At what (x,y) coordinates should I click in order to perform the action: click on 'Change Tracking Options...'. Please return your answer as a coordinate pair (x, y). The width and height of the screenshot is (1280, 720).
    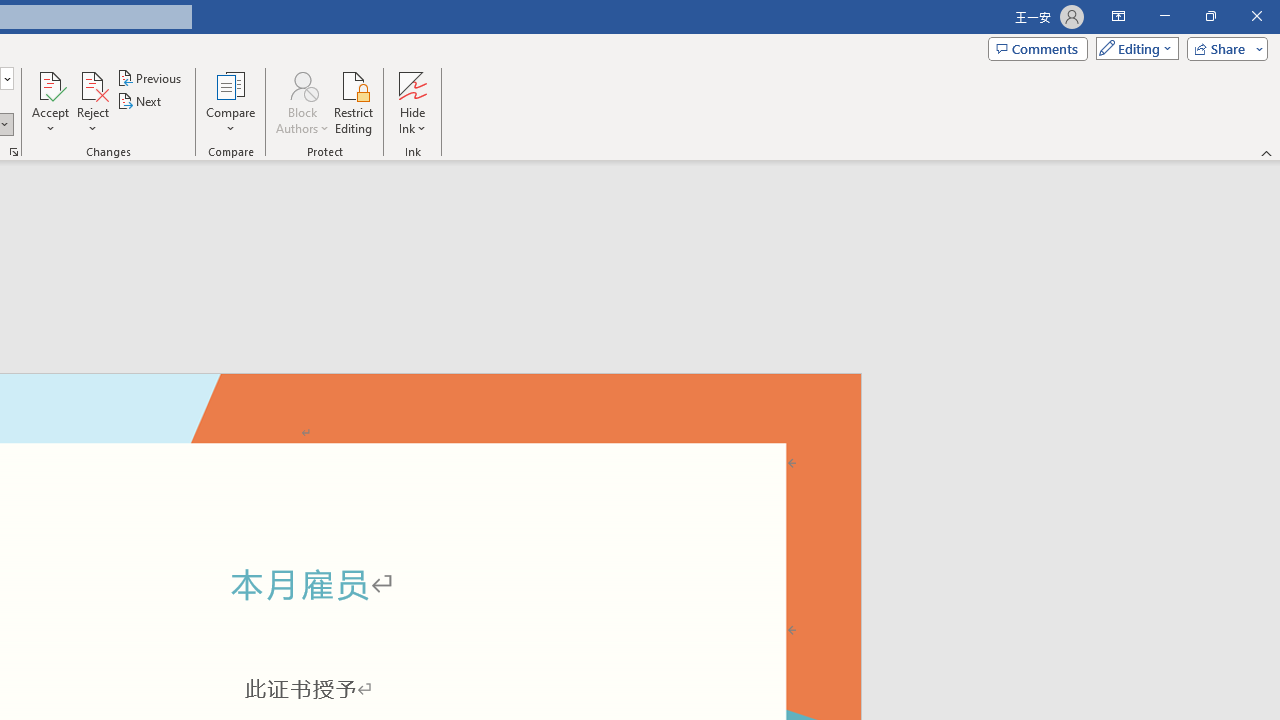
    Looking at the image, I should click on (14, 150).